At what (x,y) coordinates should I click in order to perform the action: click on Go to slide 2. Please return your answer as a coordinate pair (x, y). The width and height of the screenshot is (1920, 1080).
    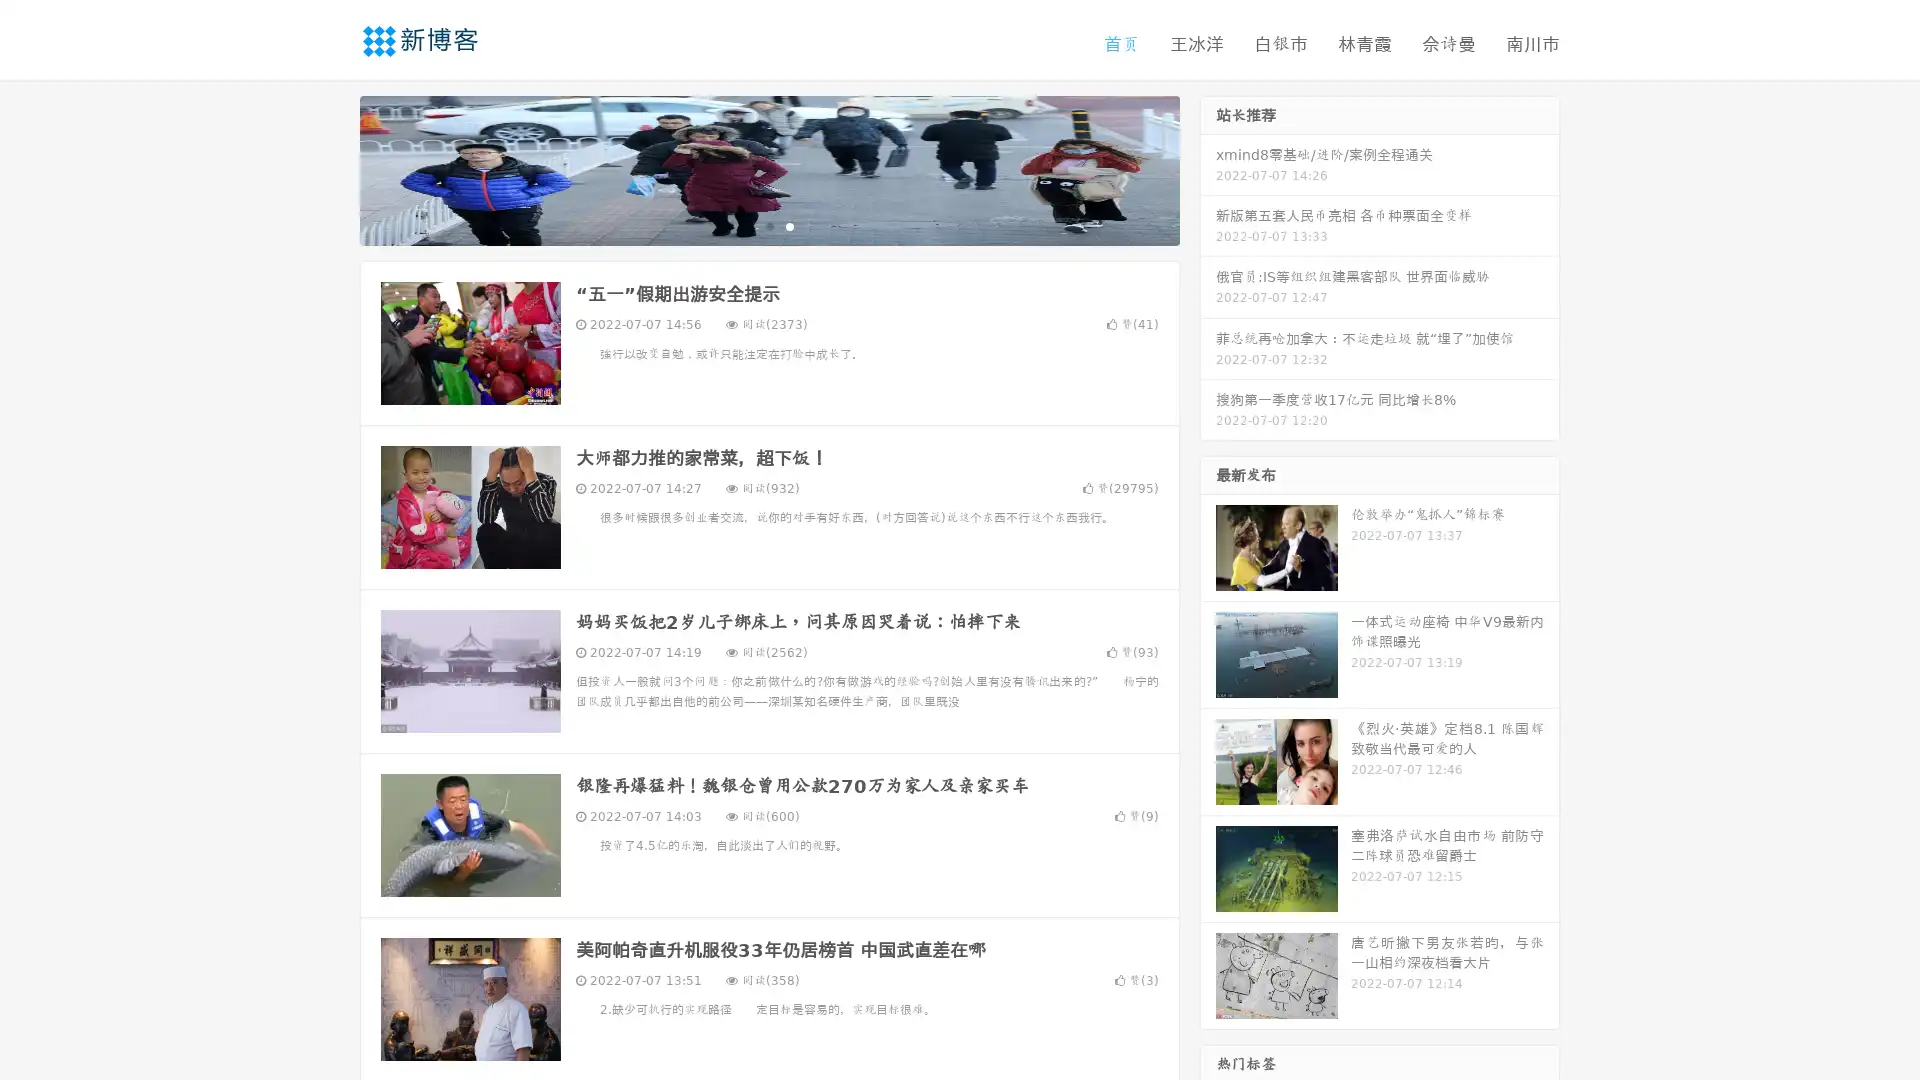
    Looking at the image, I should click on (768, 225).